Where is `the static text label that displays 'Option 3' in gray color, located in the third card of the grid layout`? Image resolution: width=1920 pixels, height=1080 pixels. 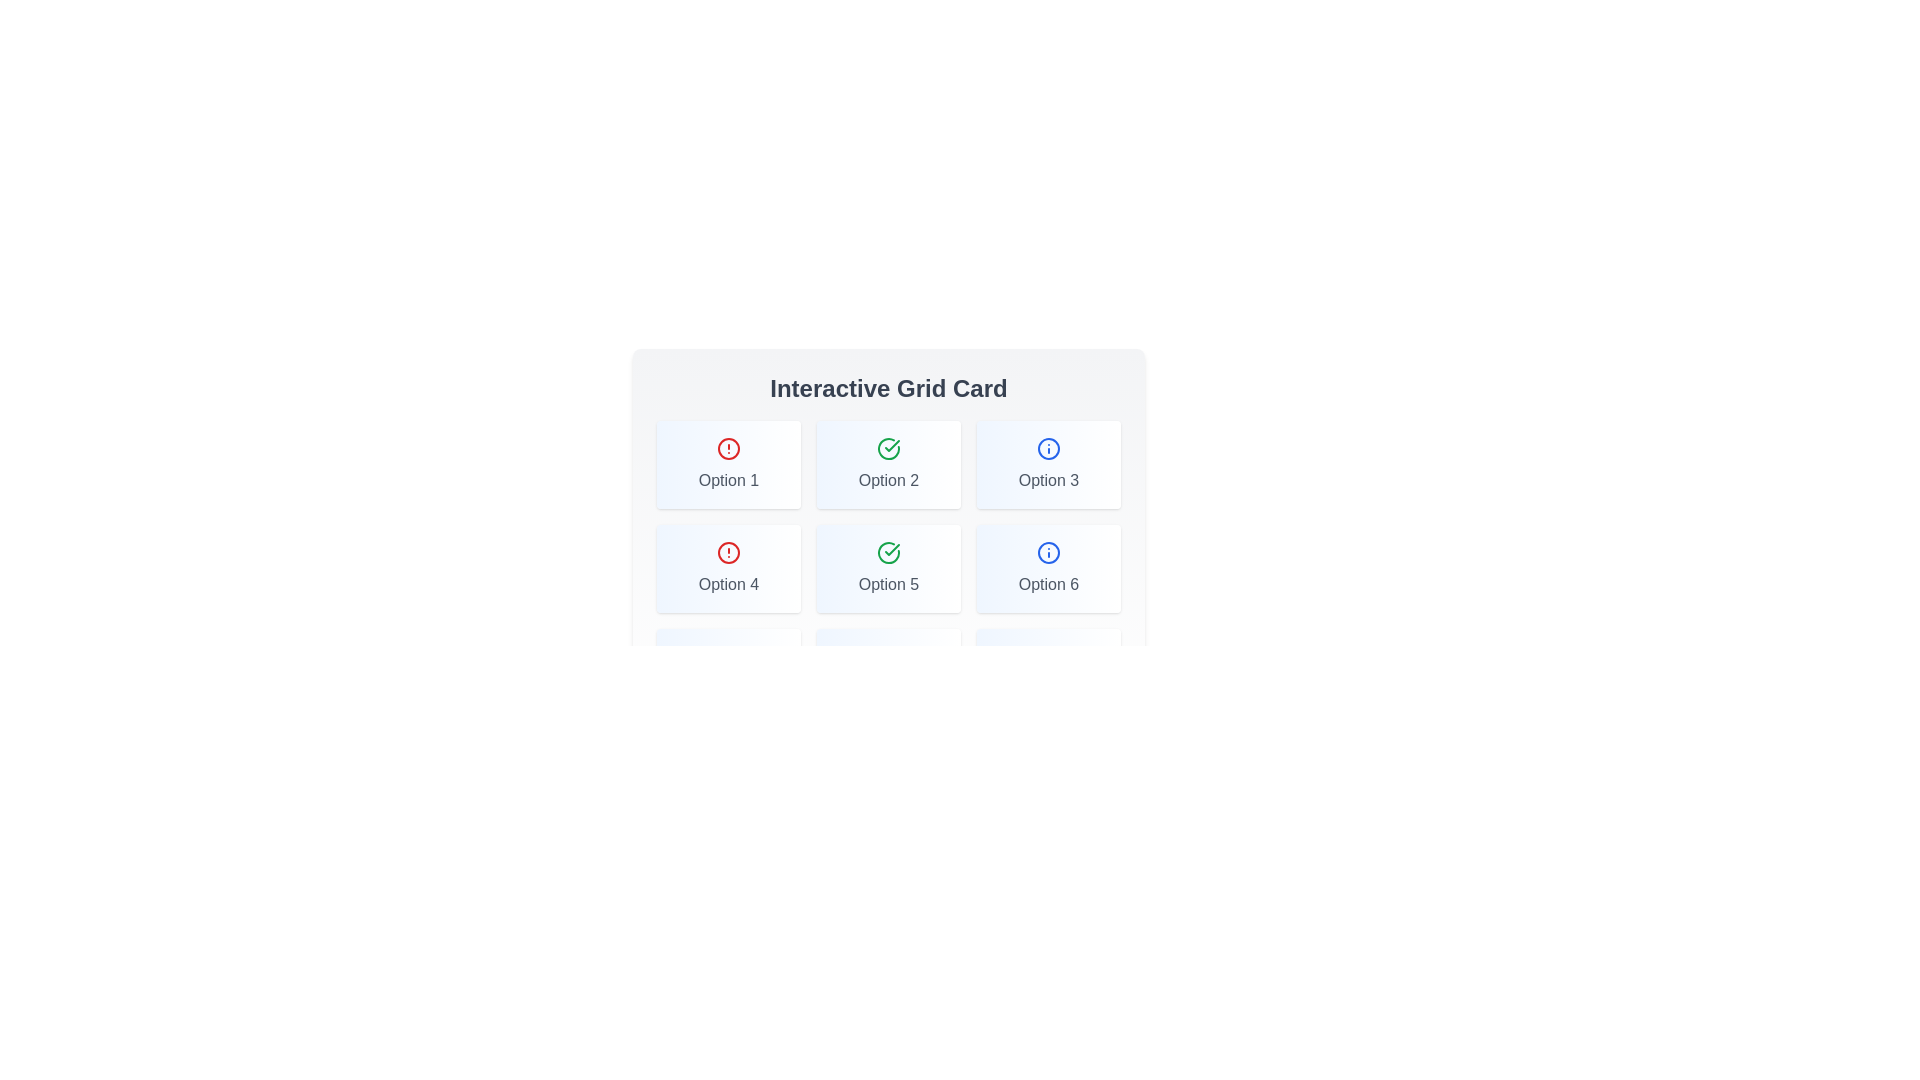 the static text label that displays 'Option 3' in gray color, located in the third card of the grid layout is located at coordinates (1048, 481).